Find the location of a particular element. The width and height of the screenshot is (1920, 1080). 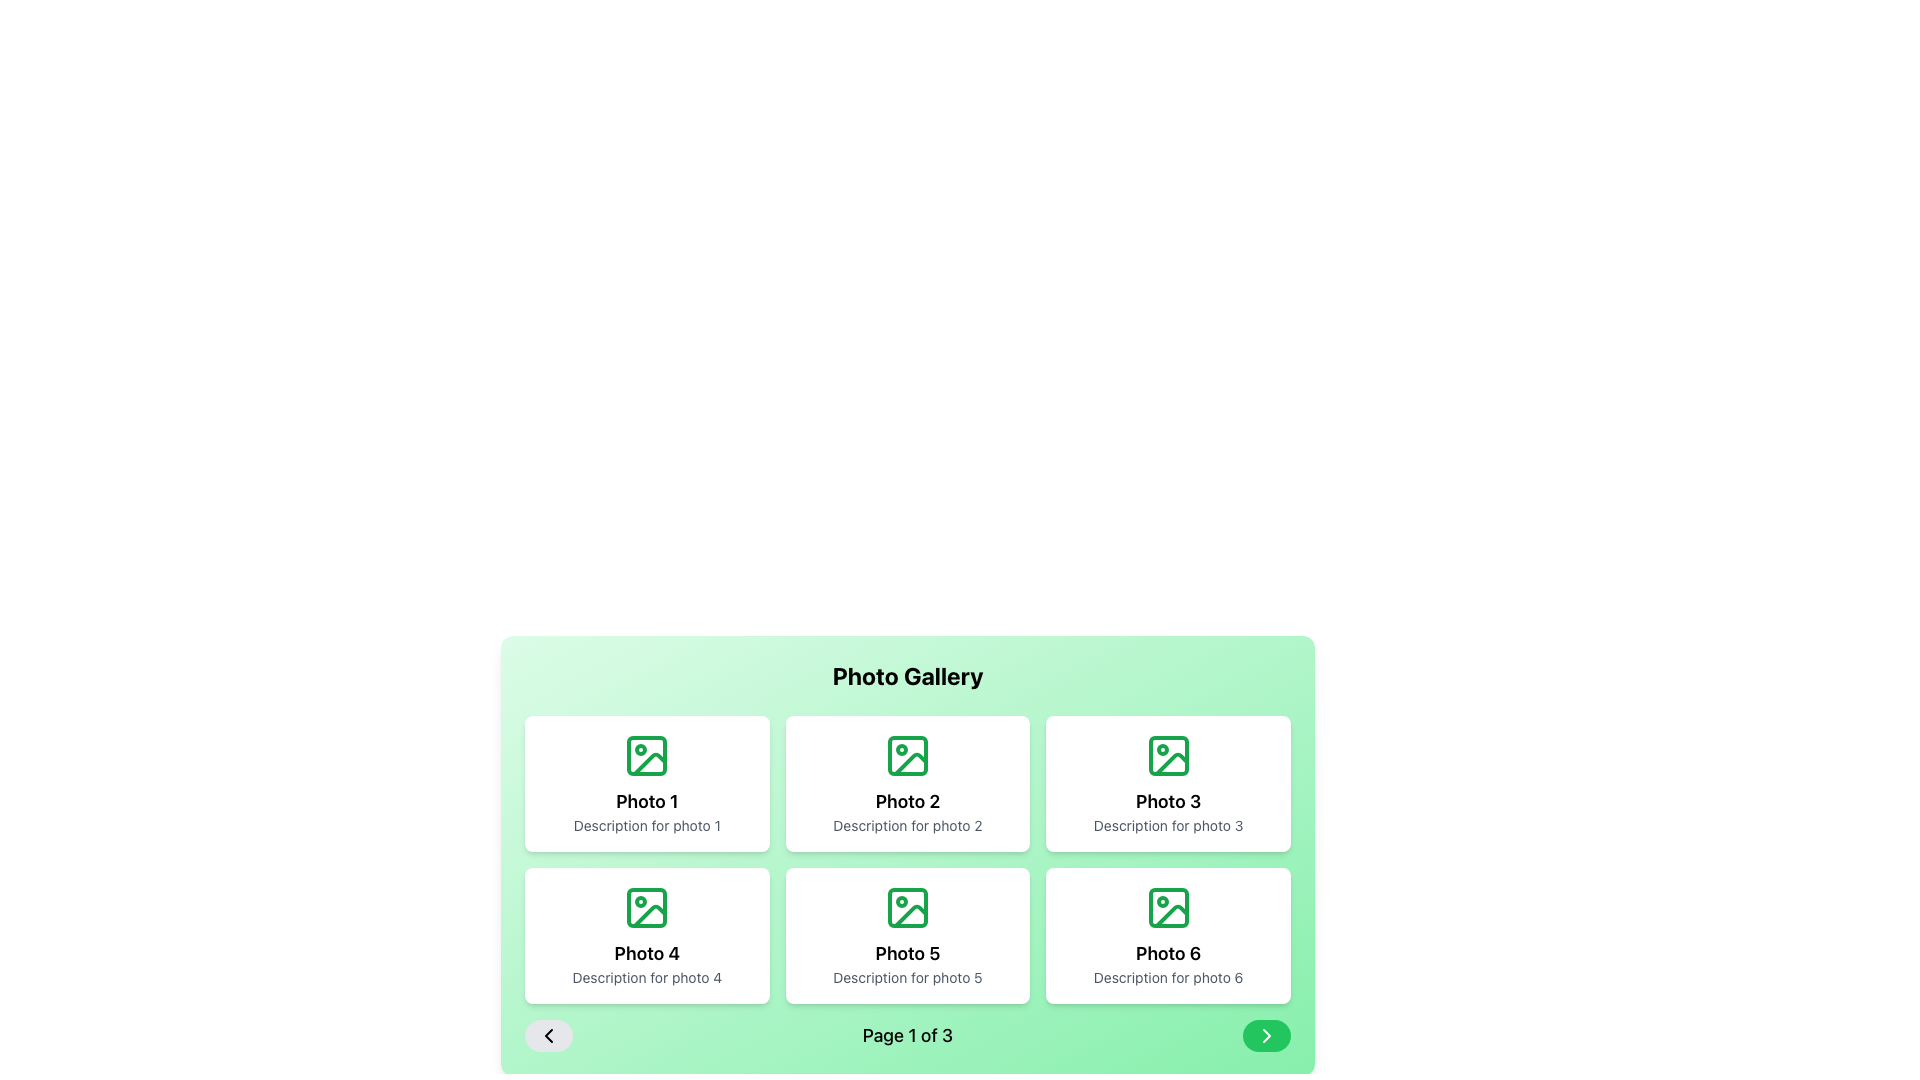

the first card in the second row of the photo gallery, which serves as a preview for 'Photo 4.' is located at coordinates (647, 936).